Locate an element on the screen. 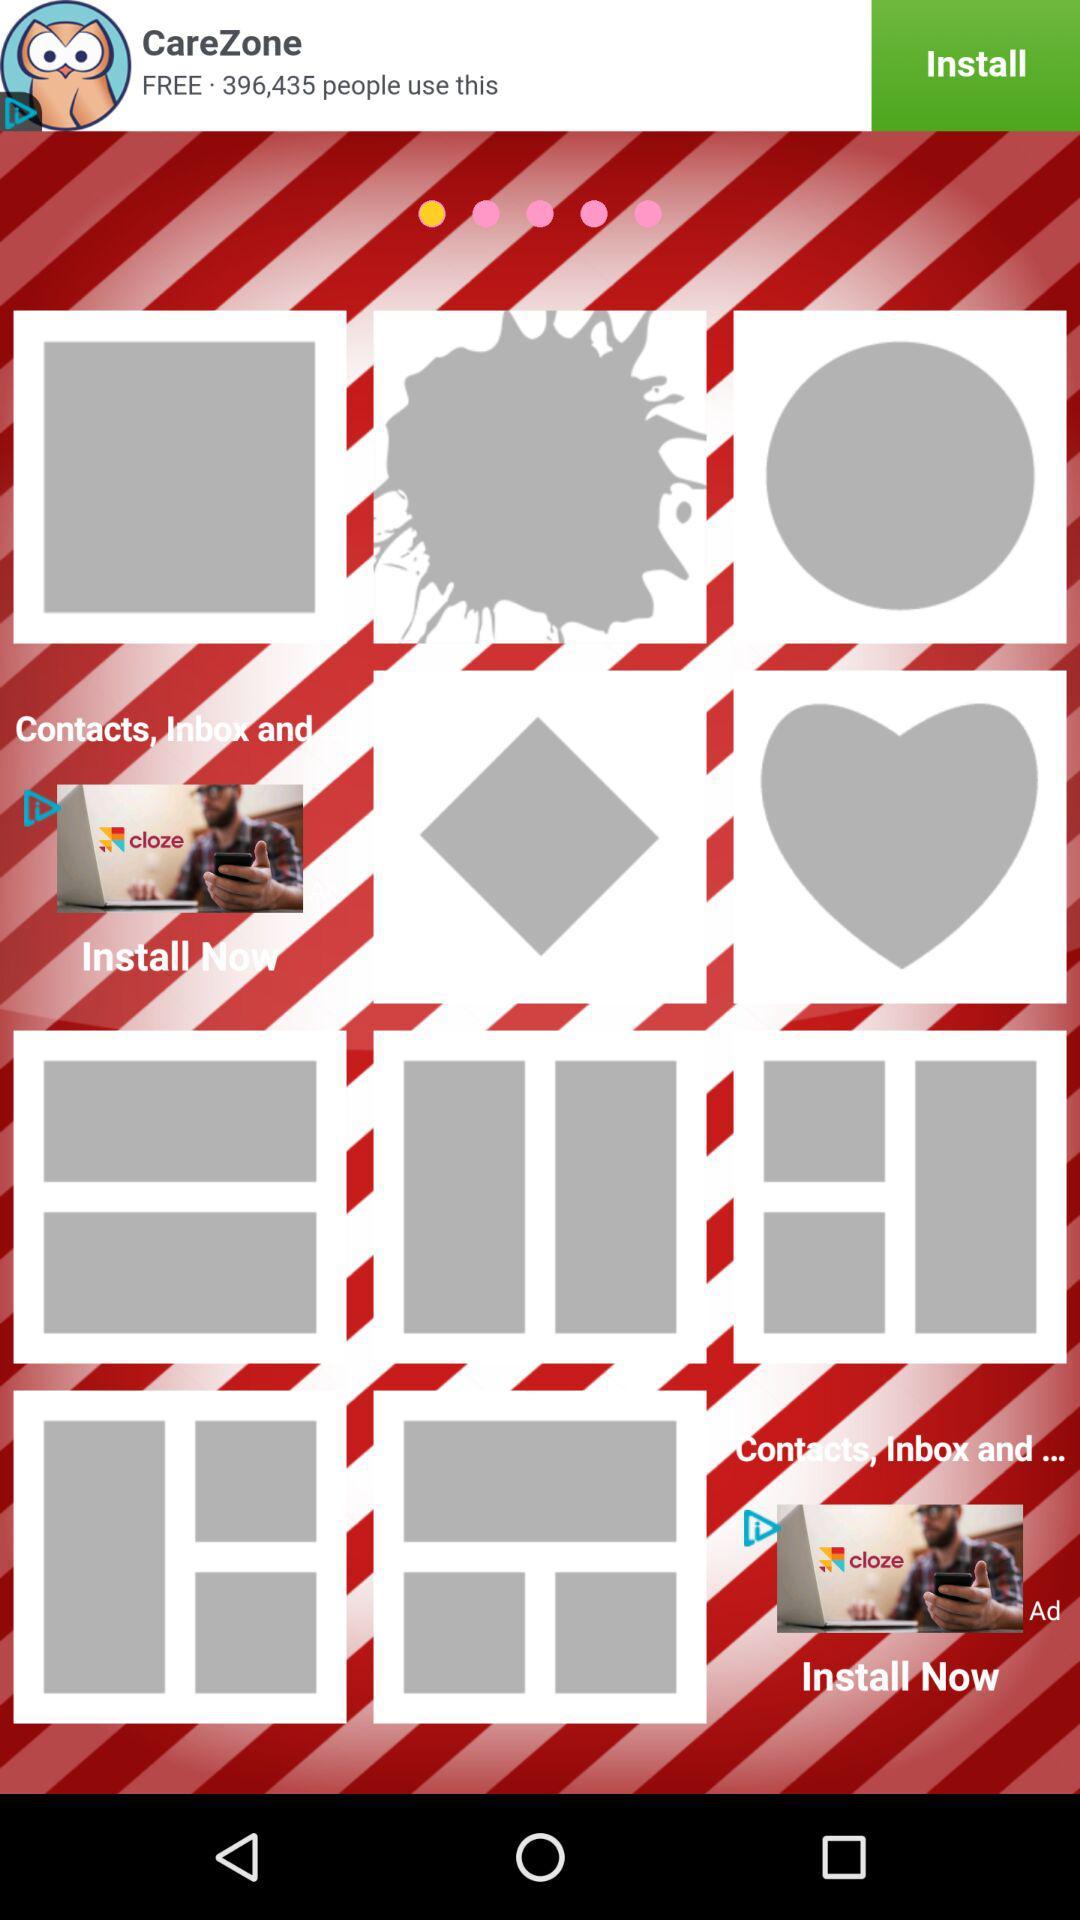 This screenshot has height=1920, width=1080. choose diamond layout is located at coordinates (540, 836).